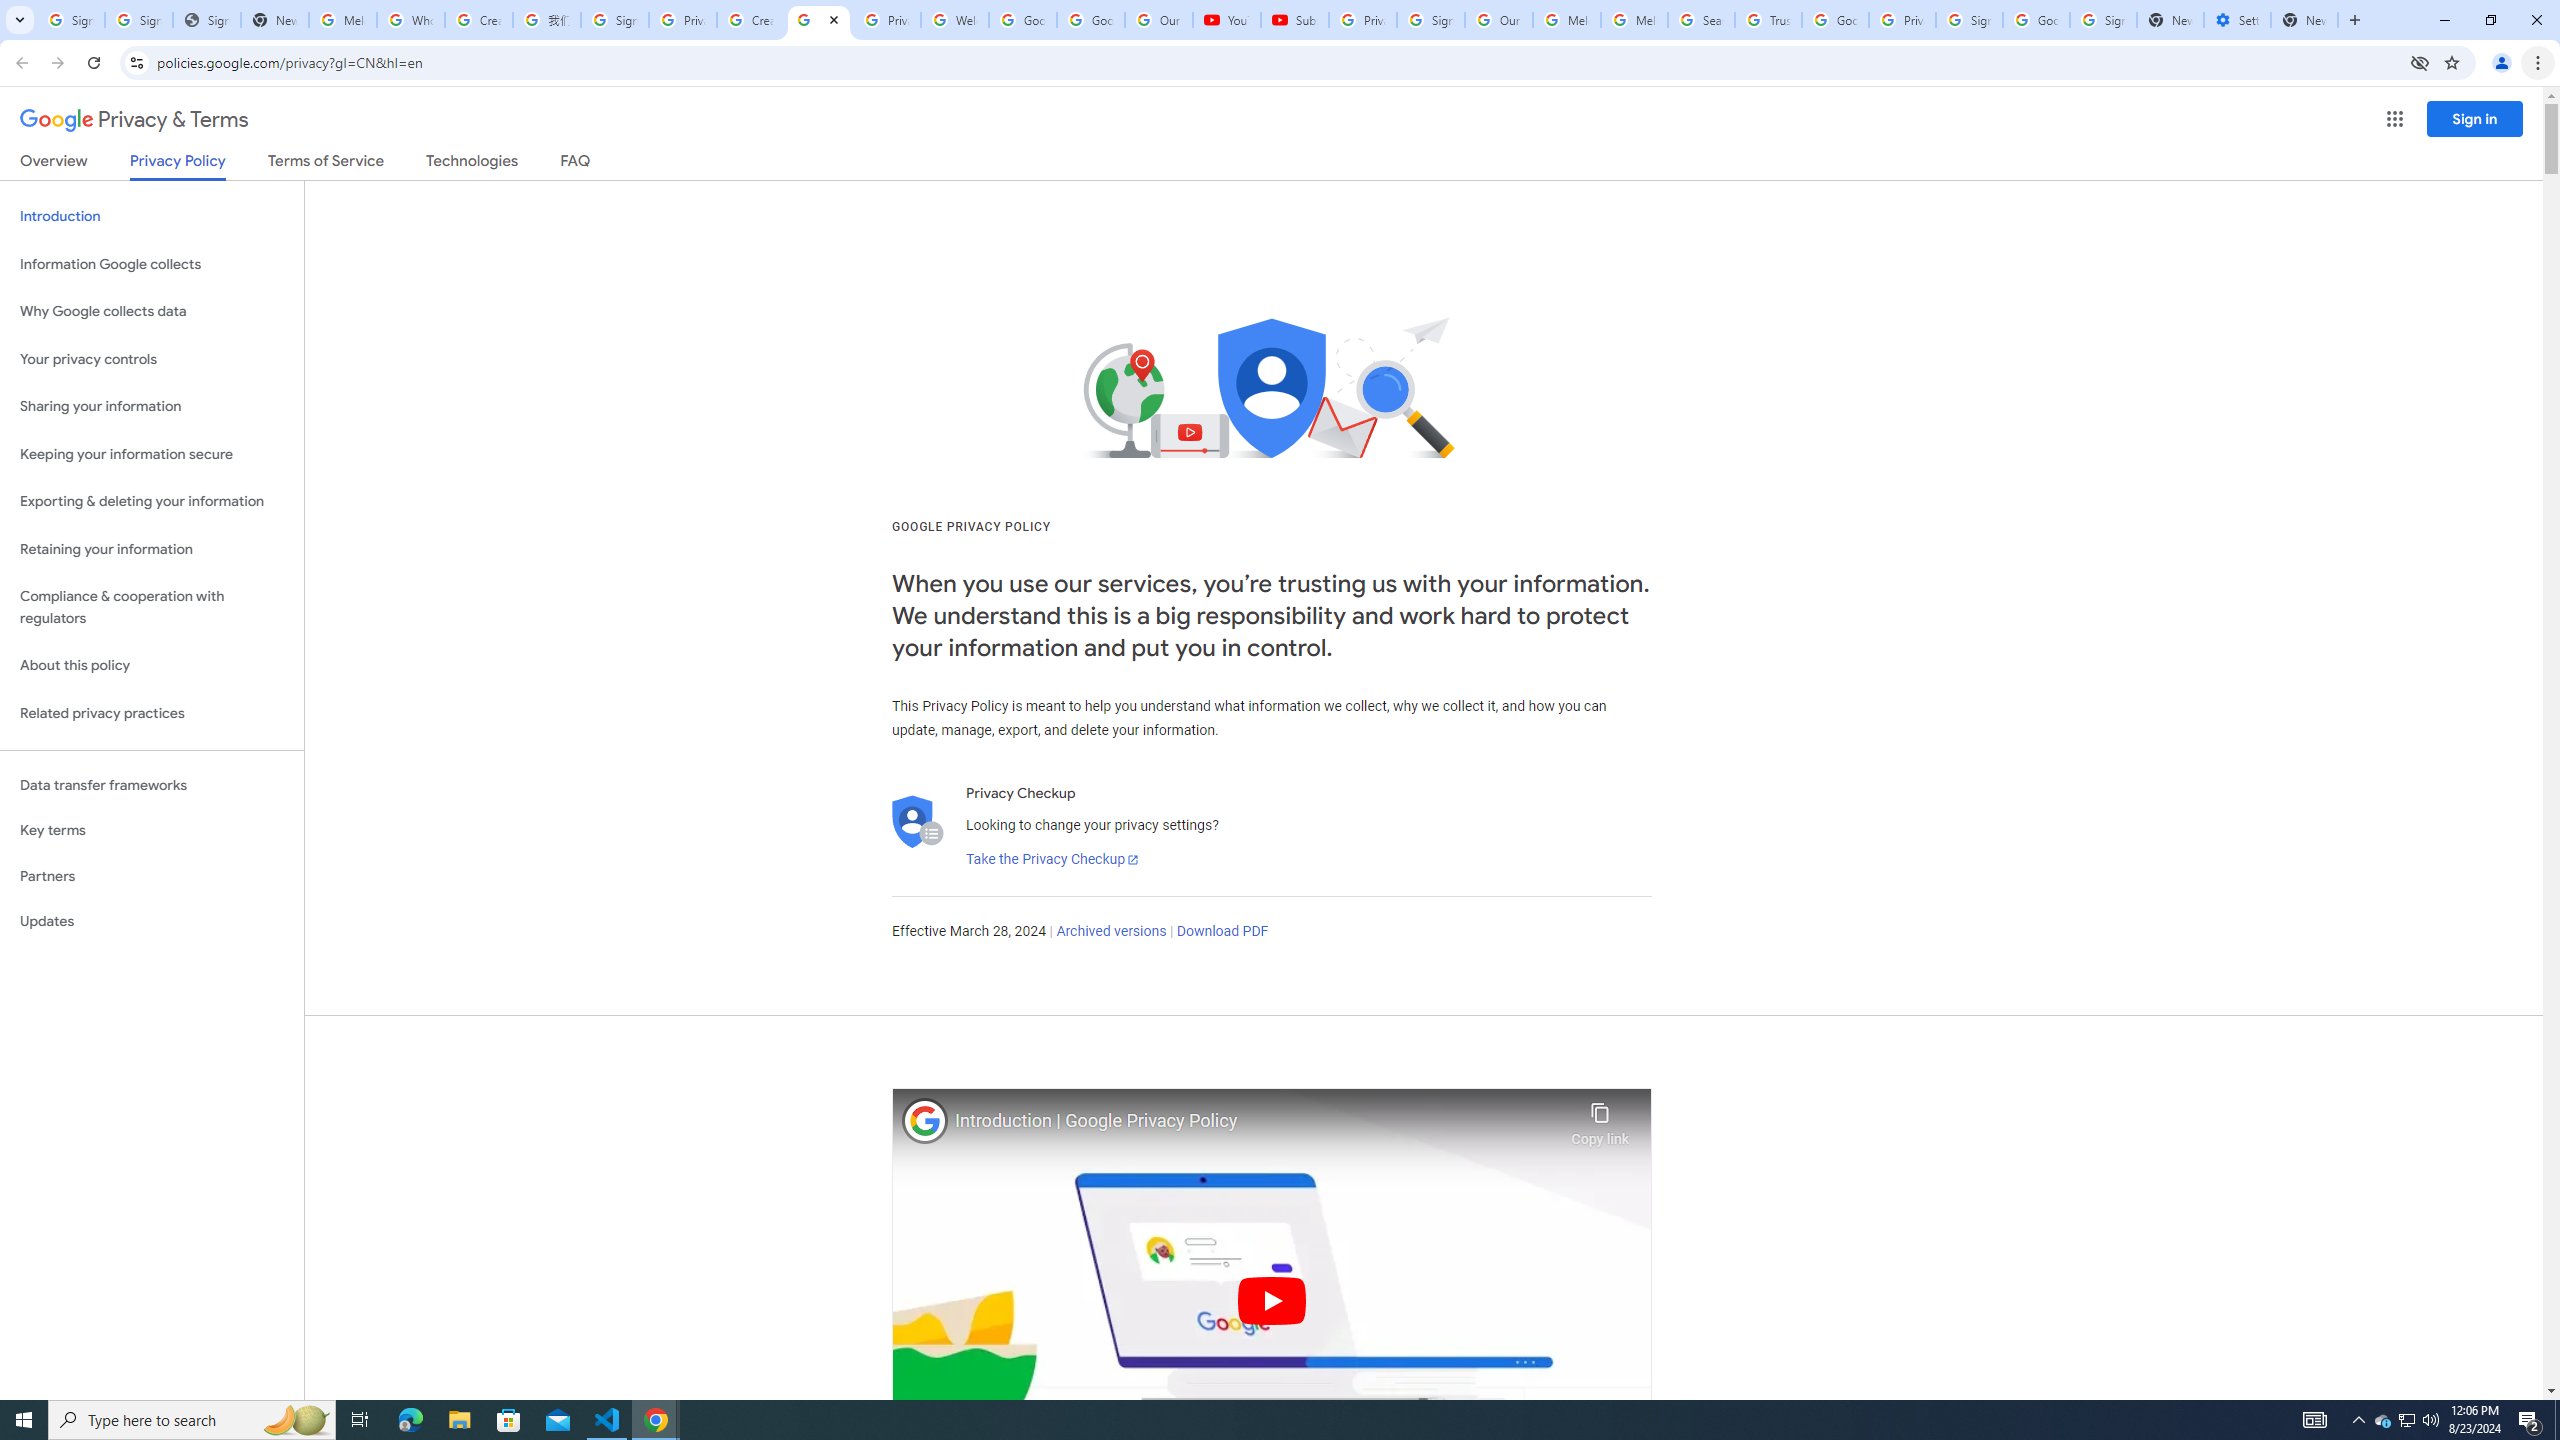 This screenshot has height=1440, width=2560. I want to click on 'Who is my administrator? - Google Account Help', so click(409, 19).